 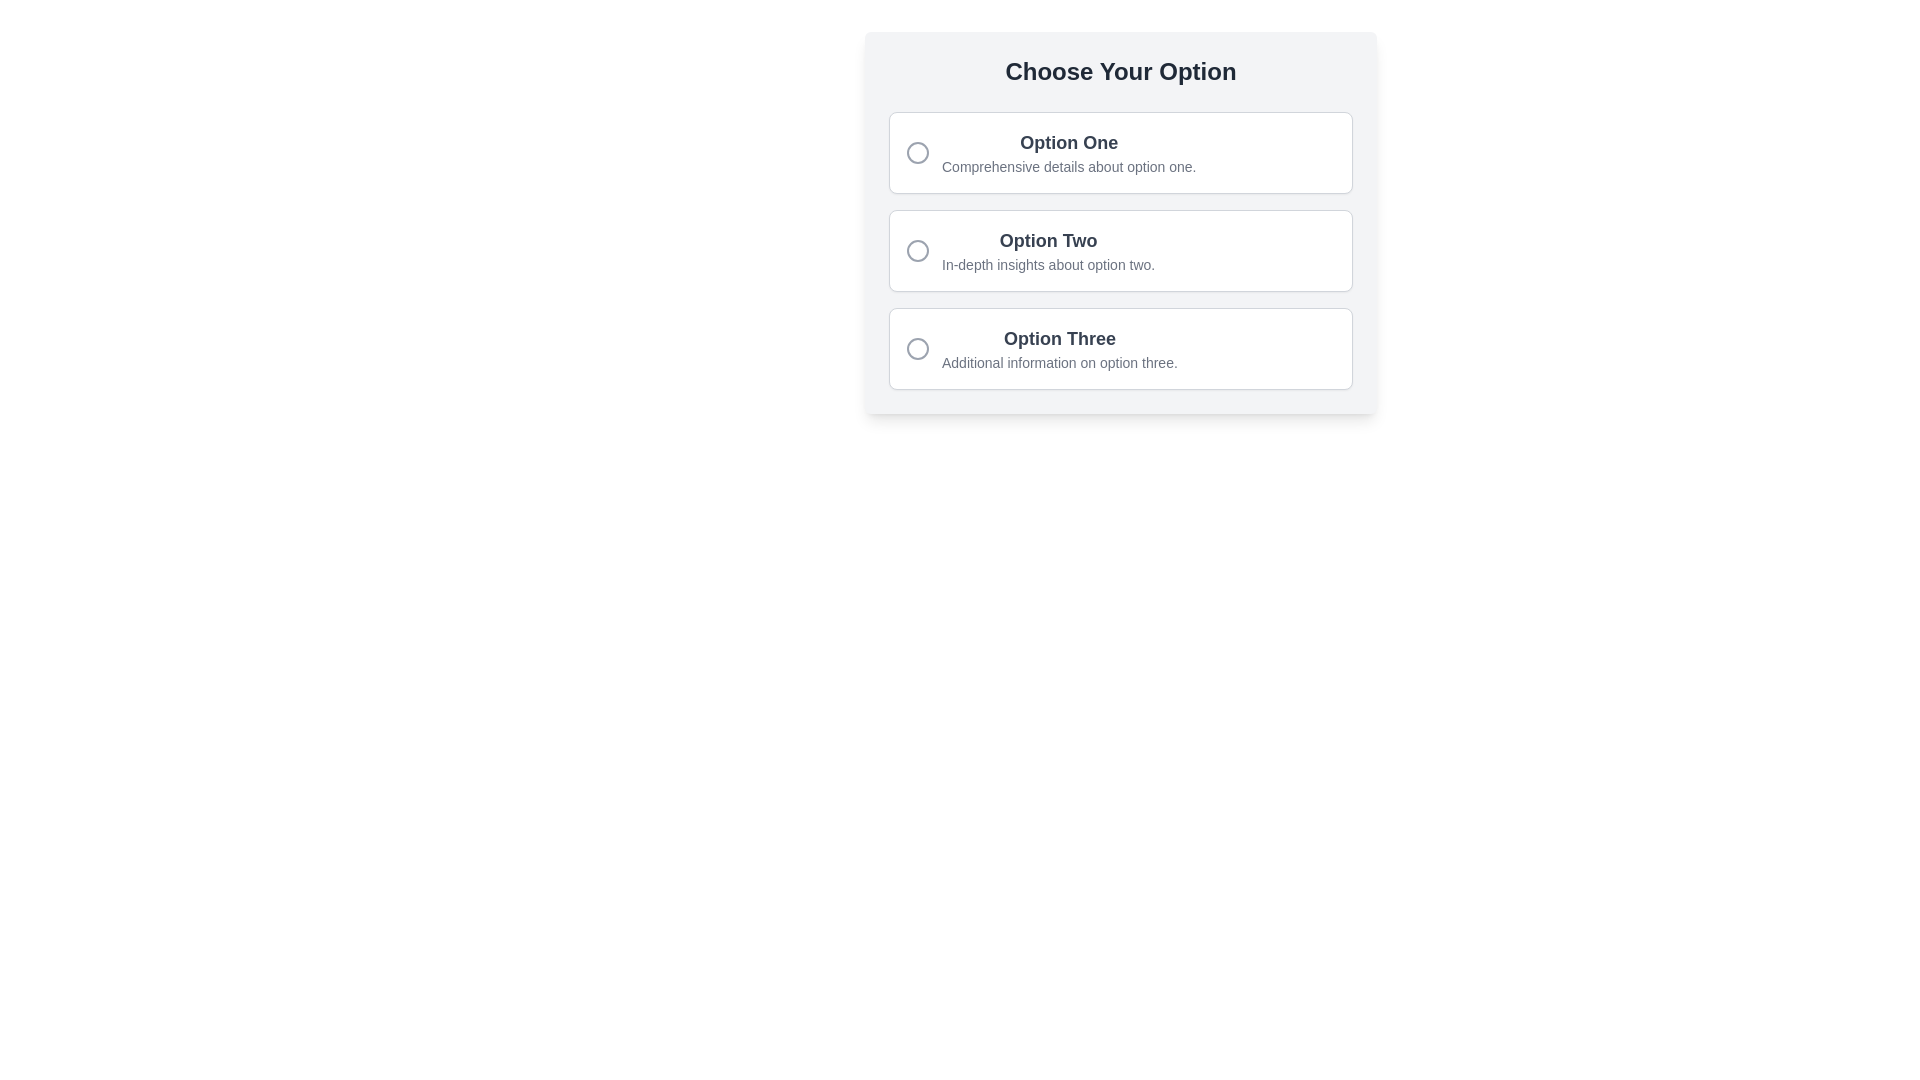 I want to click on the text label that serves as the title for the second option, so click(x=1046, y=239).